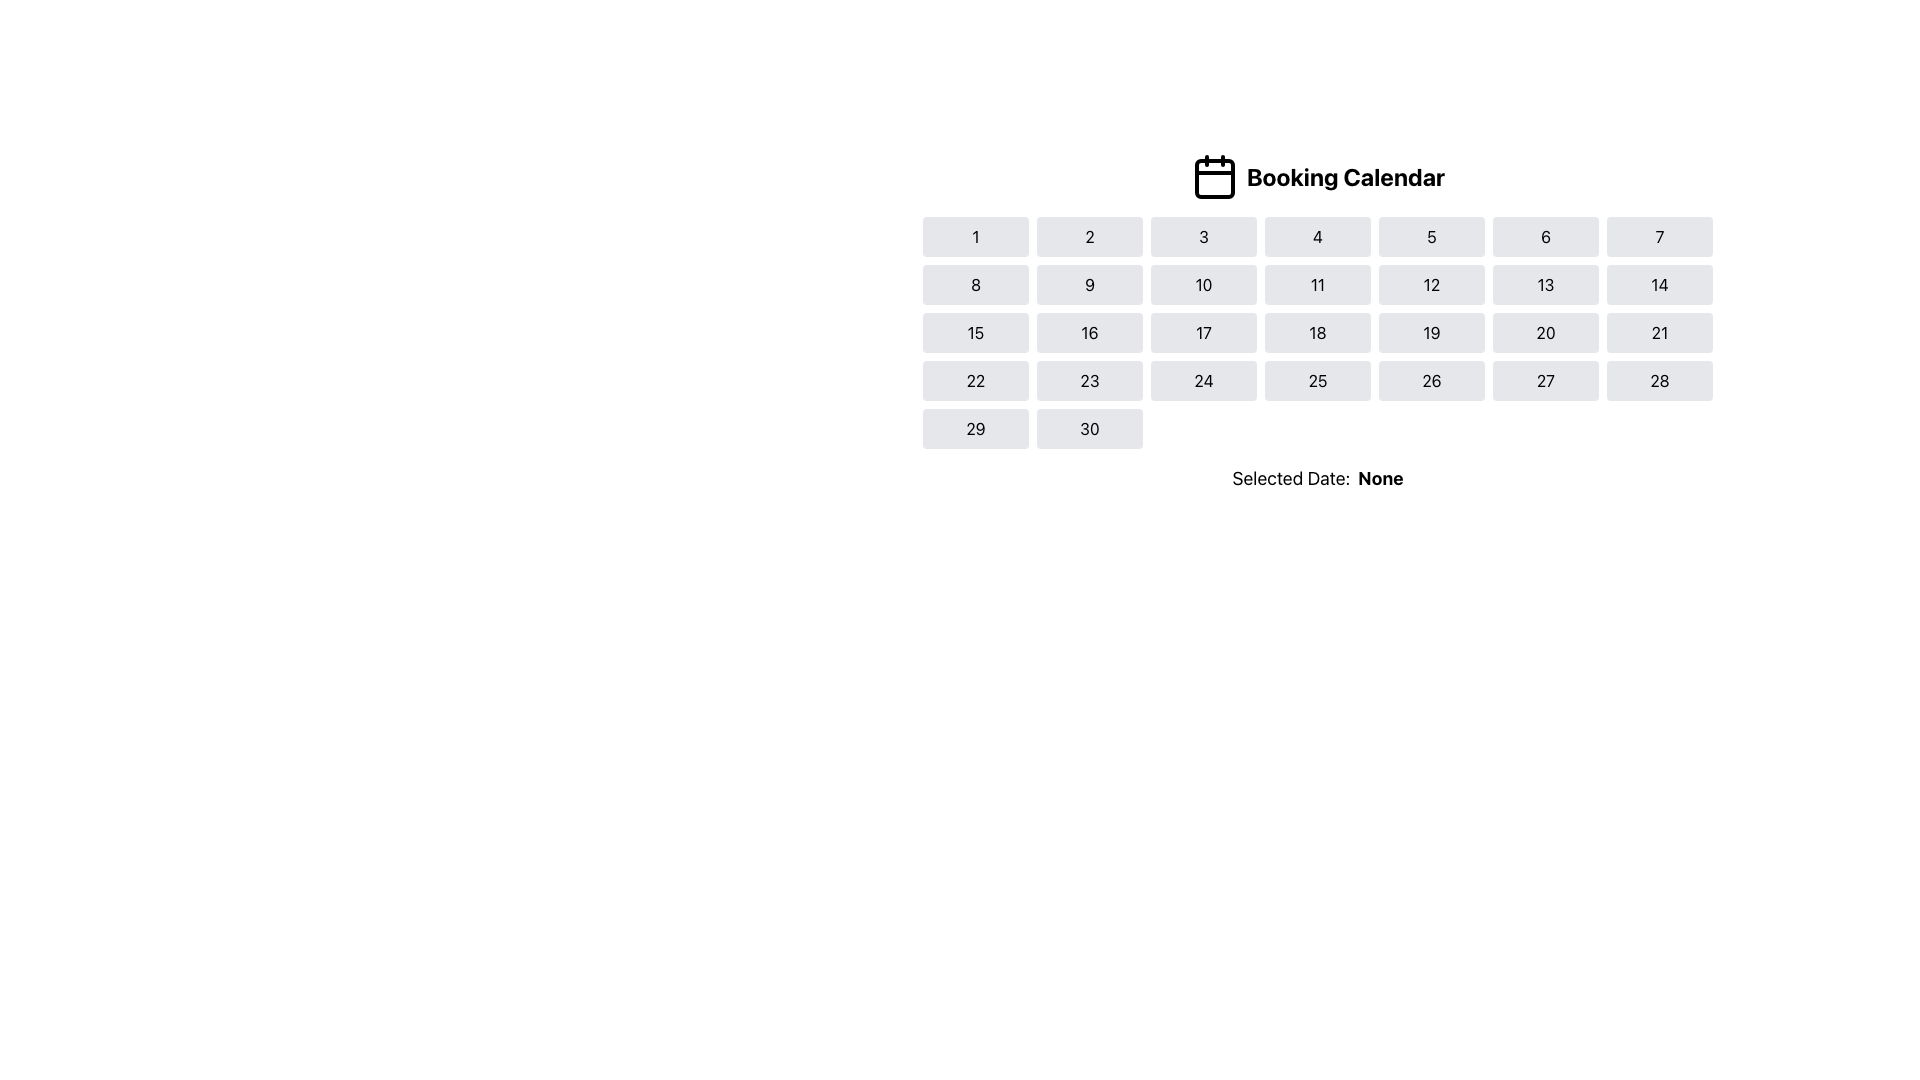  What do you see at coordinates (1660, 285) in the screenshot?
I see `the button labeled '14' in the second row and seventh column of the Booking Calendar` at bounding box center [1660, 285].